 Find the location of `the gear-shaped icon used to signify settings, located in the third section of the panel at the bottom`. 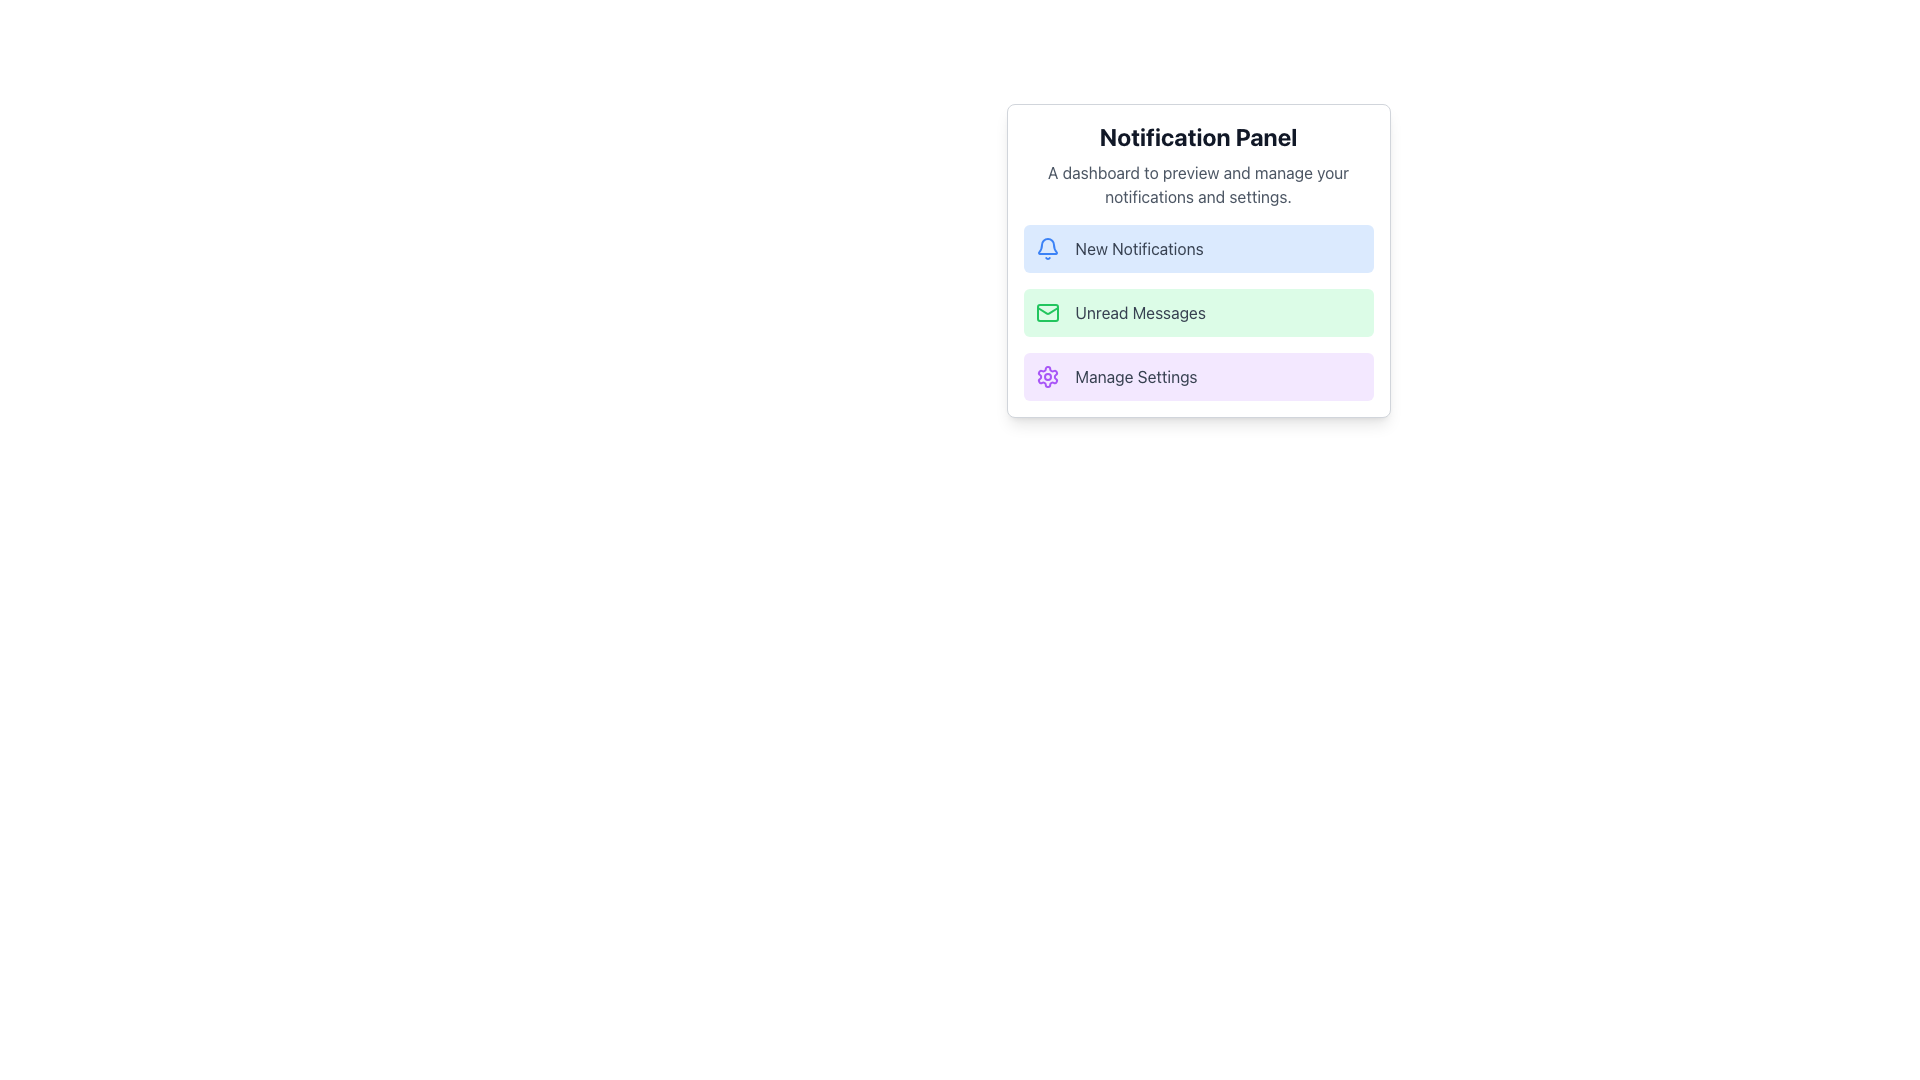

the gear-shaped icon used to signify settings, located in the third section of the panel at the bottom is located at coordinates (1046, 377).